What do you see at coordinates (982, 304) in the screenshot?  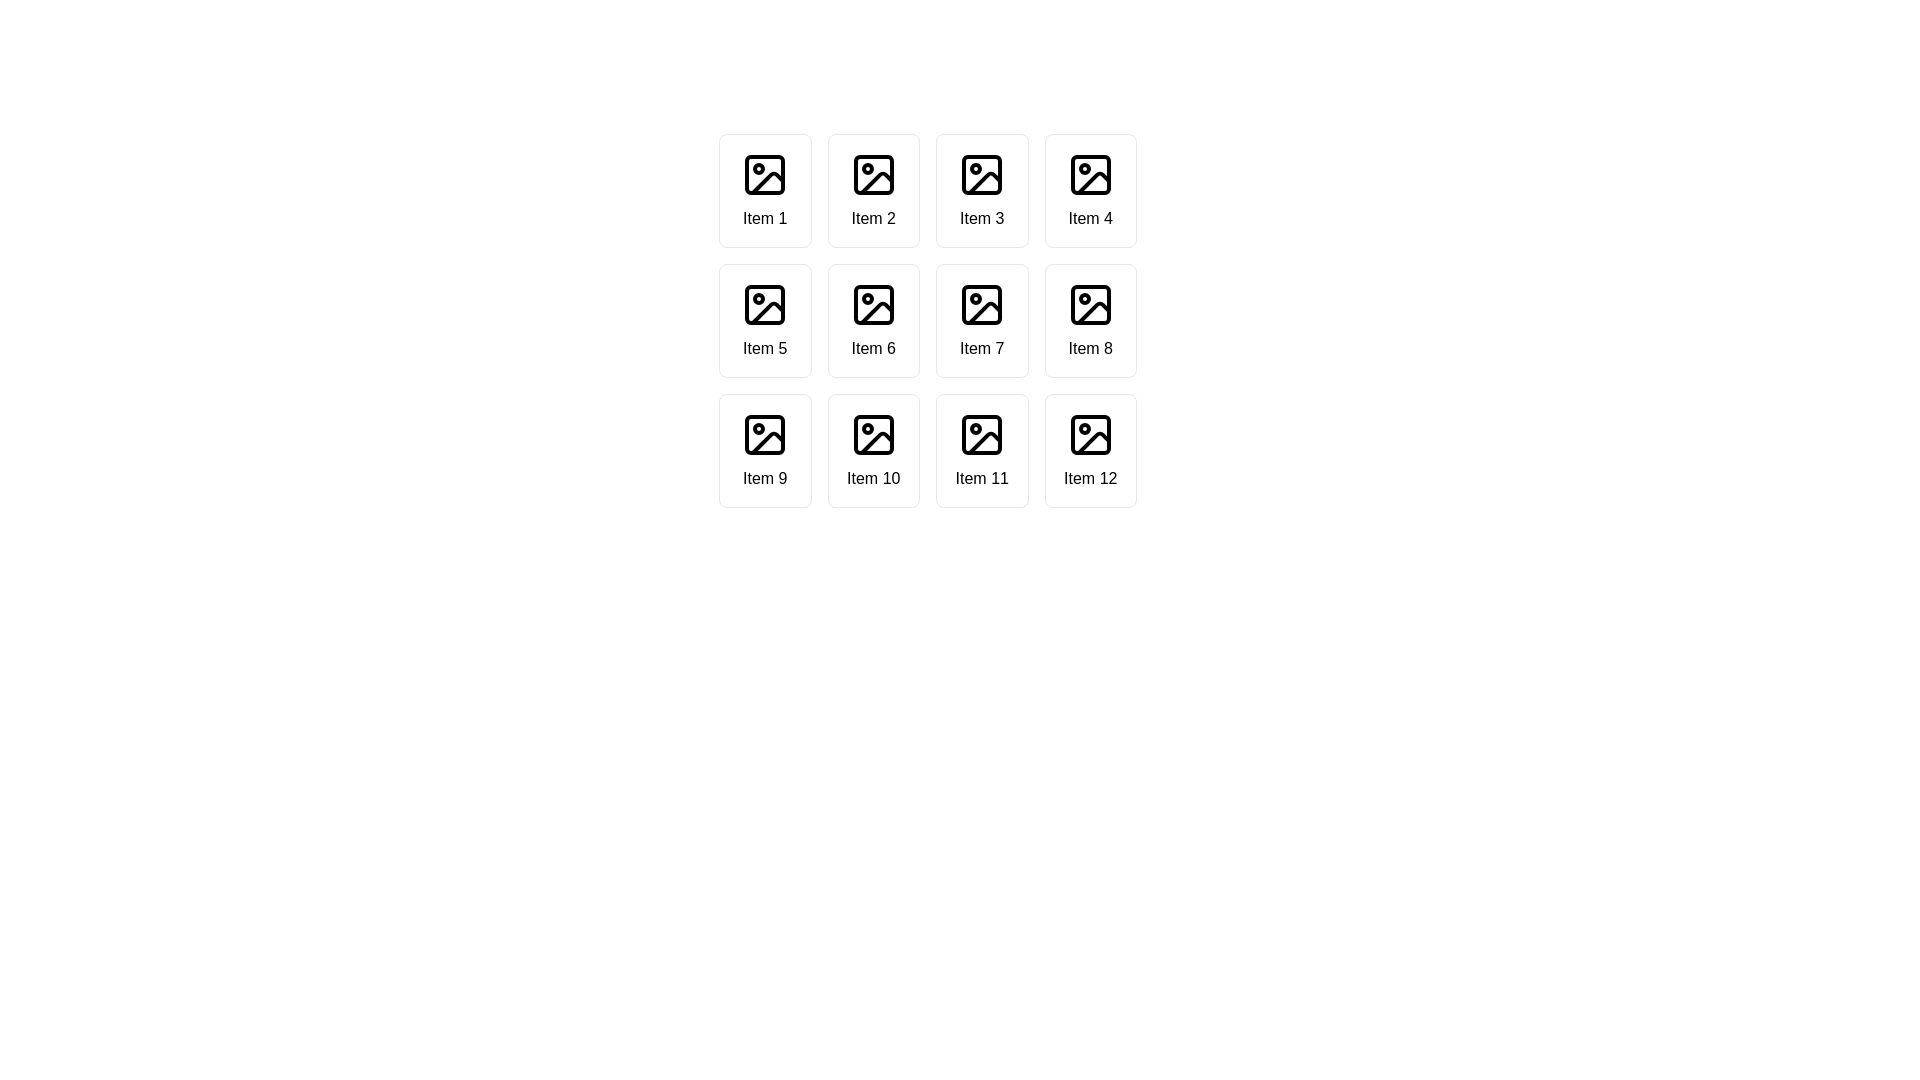 I see `the icon representing 'Item 7' in the grid layout, which is positioned above its text label` at bounding box center [982, 304].